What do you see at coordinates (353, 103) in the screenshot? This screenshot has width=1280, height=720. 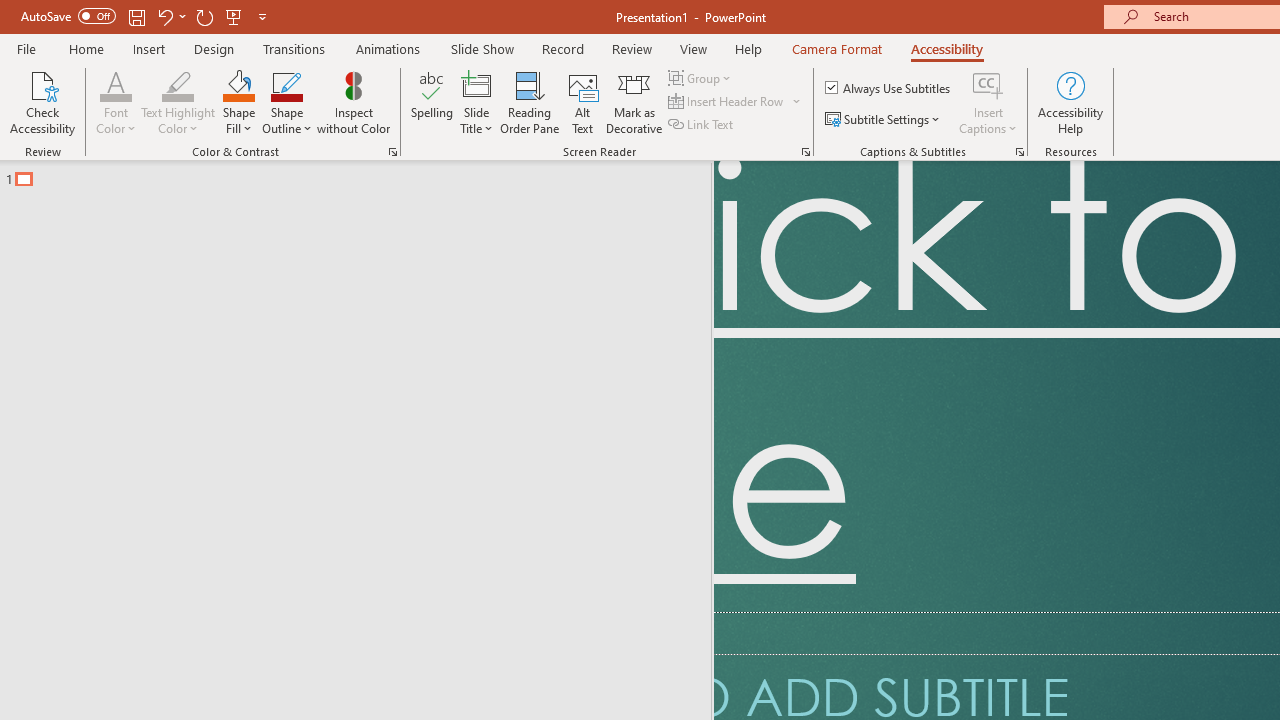 I see `'Inspect without Color'` at bounding box center [353, 103].